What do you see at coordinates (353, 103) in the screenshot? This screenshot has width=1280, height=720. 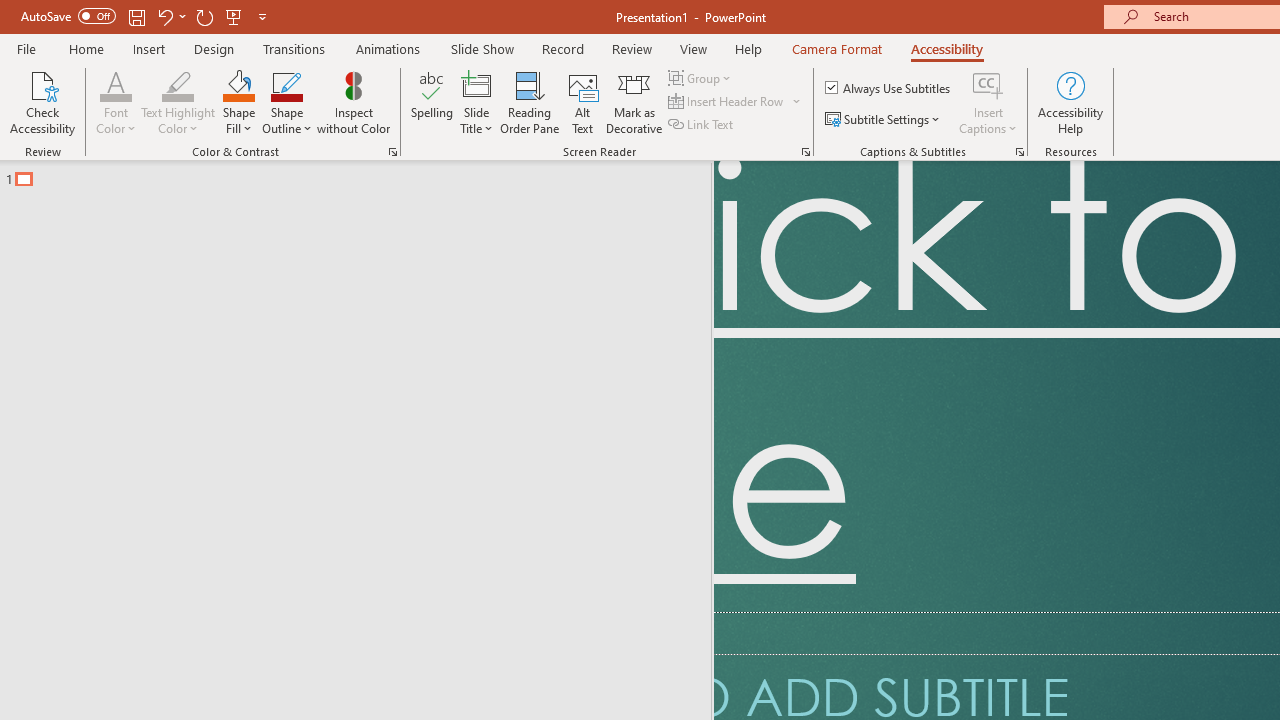 I see `'Inspect without Color'` at bounding box center [353, 103].